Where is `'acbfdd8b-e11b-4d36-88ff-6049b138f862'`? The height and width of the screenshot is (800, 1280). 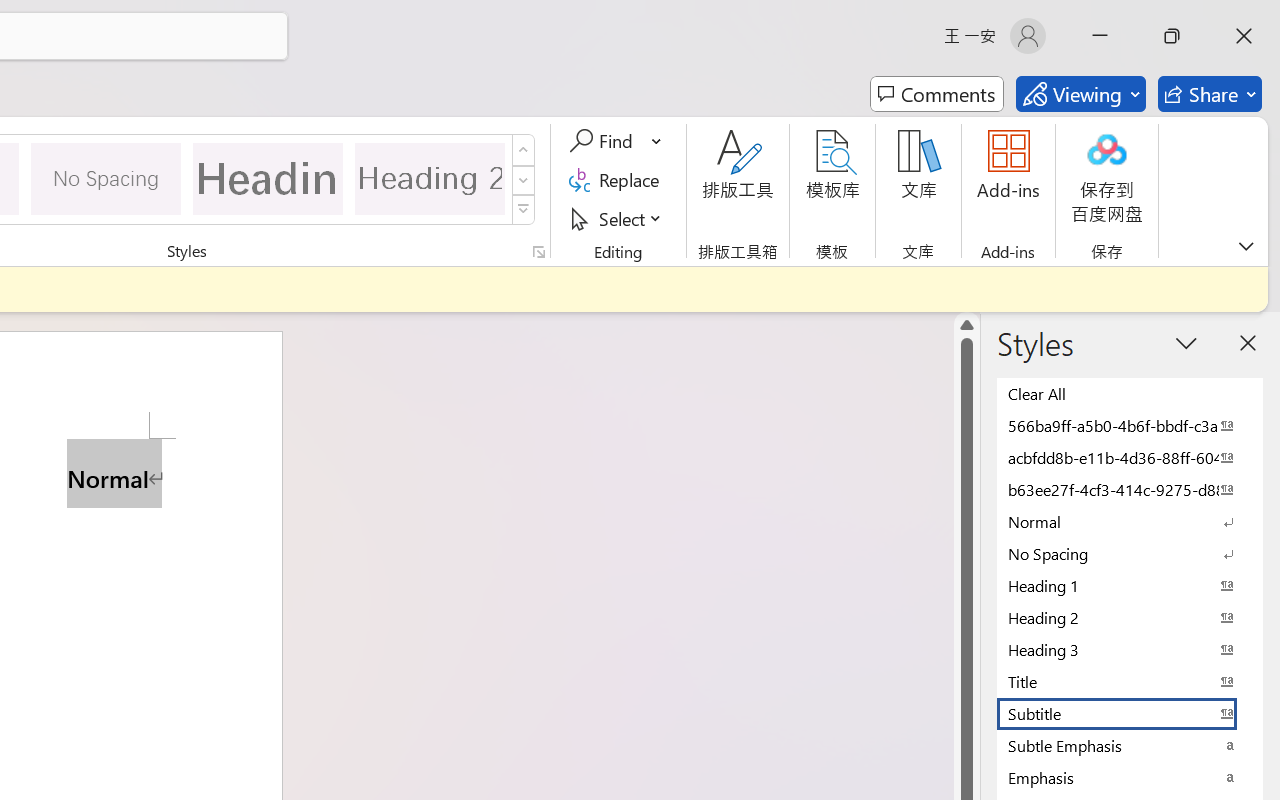 'acbfdd8b-e11b-4d36-88ff-6049b138f862' is located at coordinates (1130, 456).